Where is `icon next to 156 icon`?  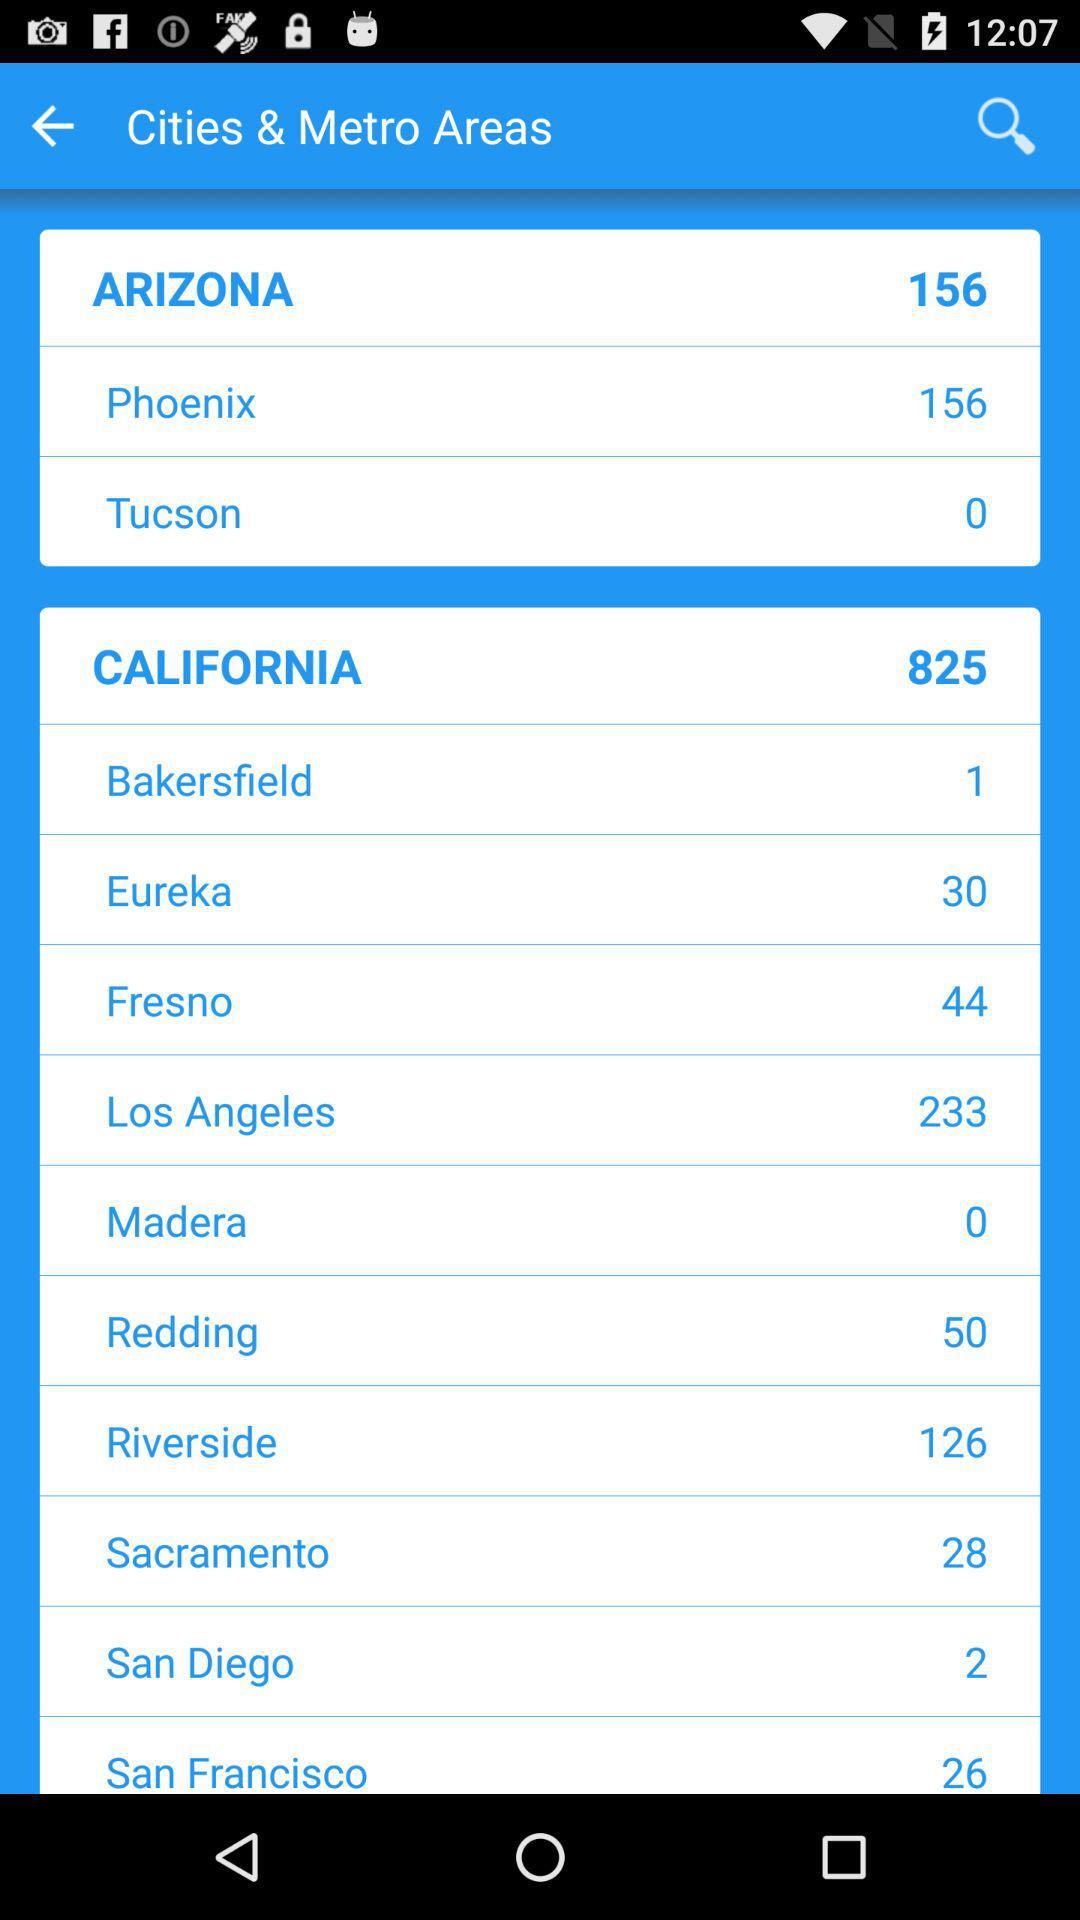 icon next to 156 icon is located at coordinates (414, 400).